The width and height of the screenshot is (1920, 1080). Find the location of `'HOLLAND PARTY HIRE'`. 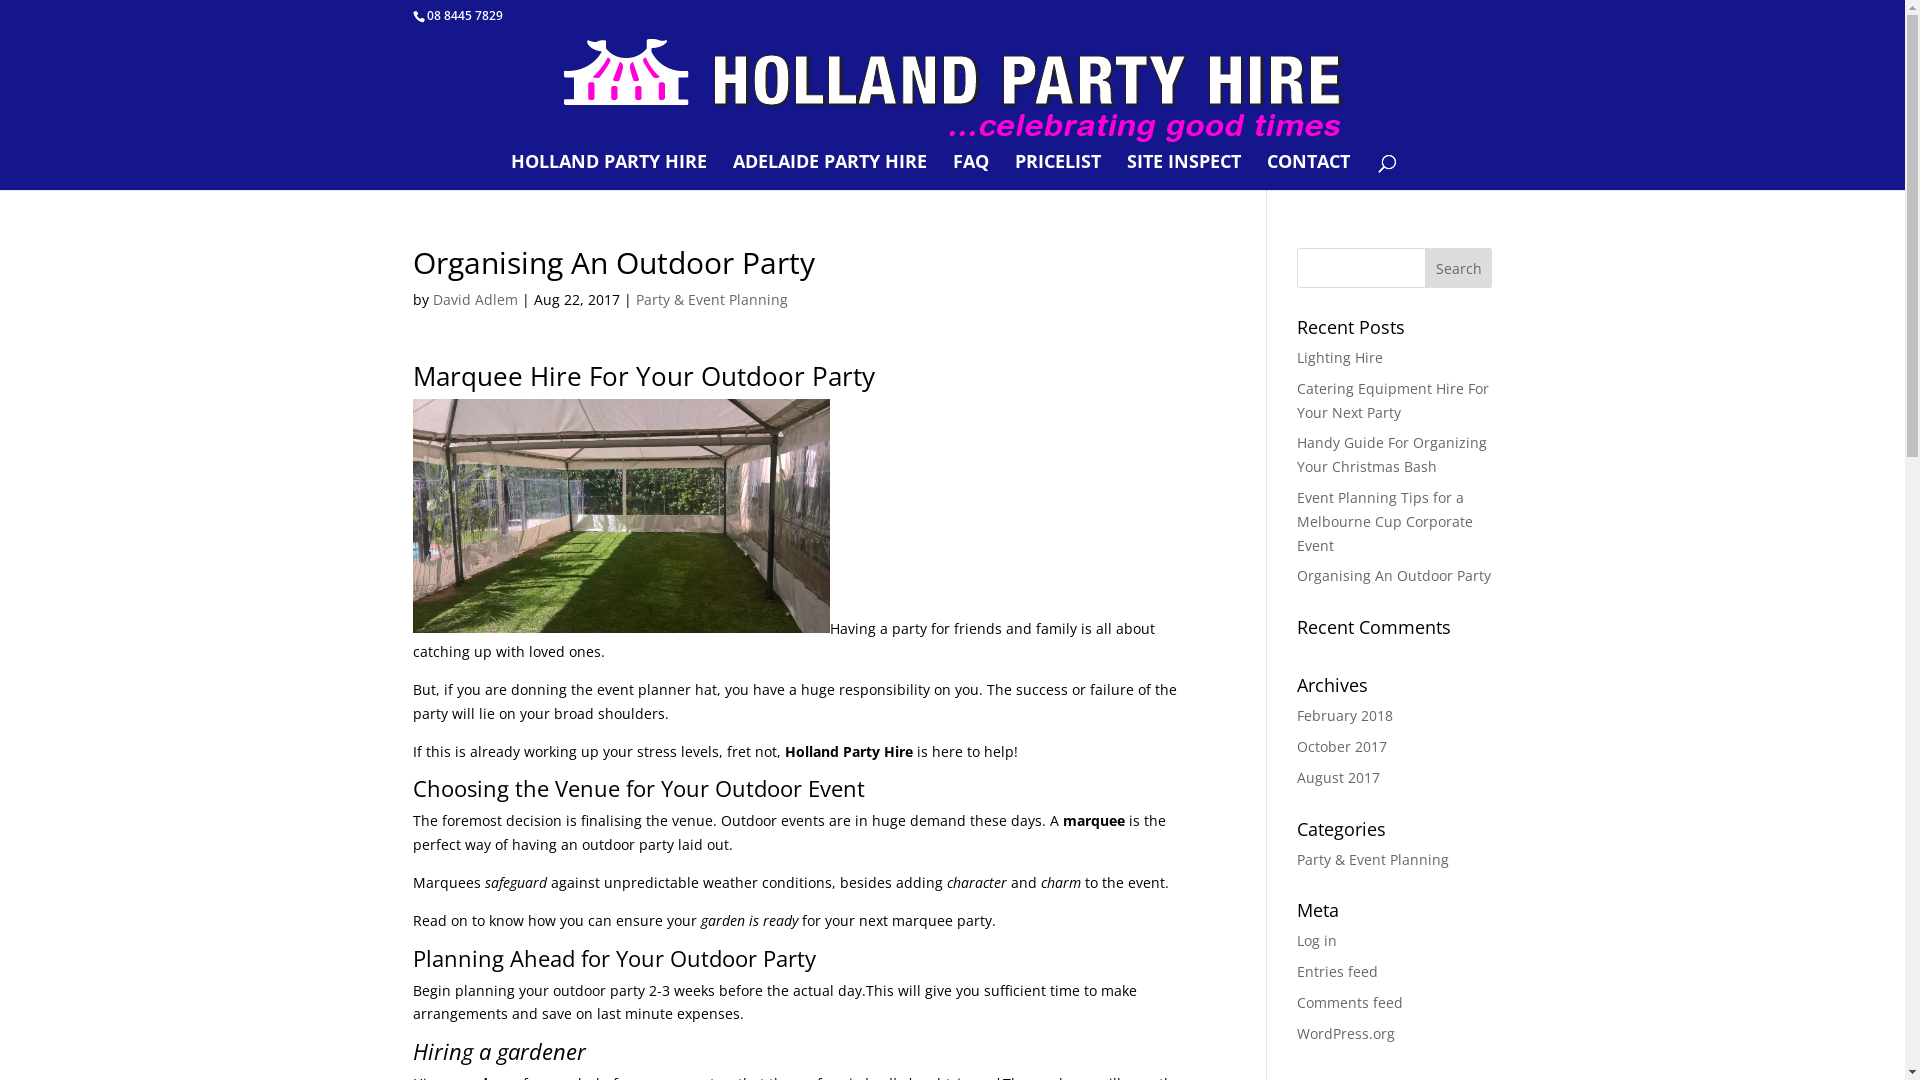

'HOLLAND PARTY HIRE' is located at coordinates (510, 171).